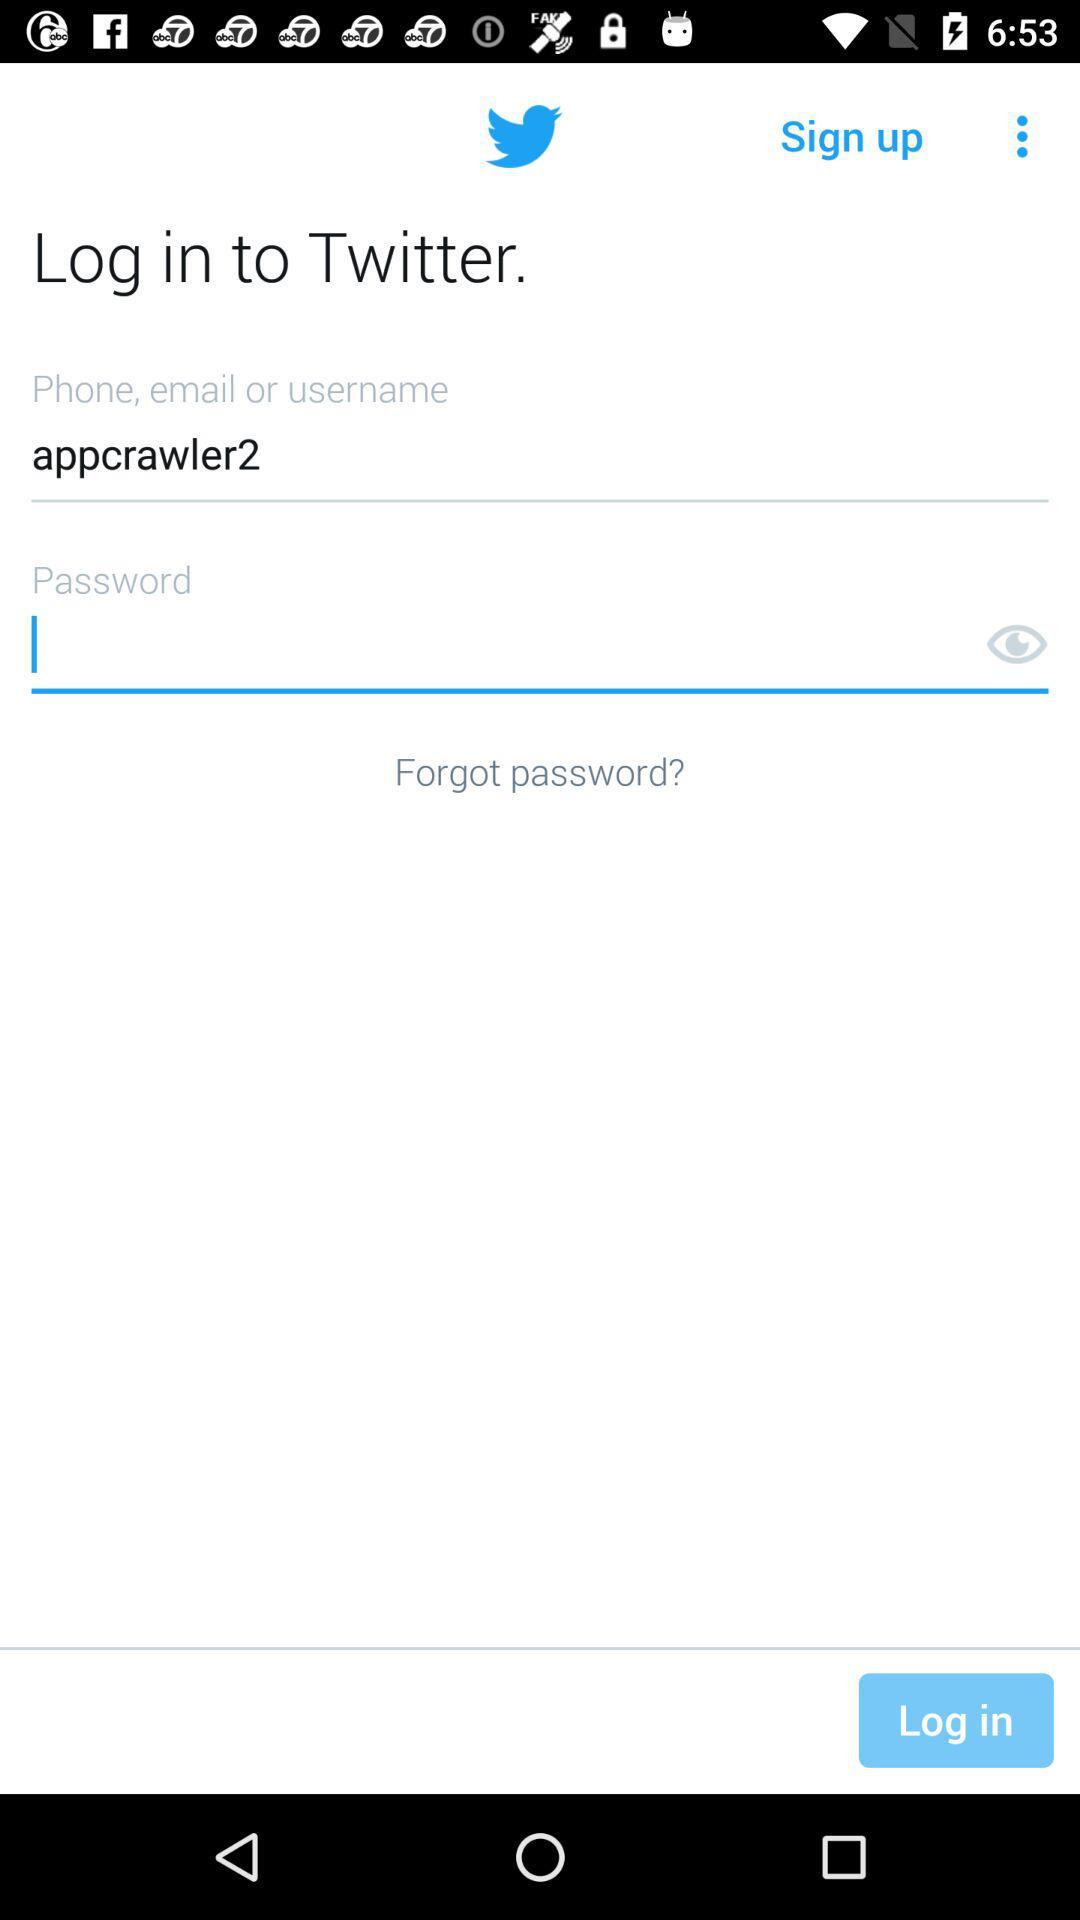 This screenshot has width=1080, height=1920. I want to click on the appcrawler2 item, so click(540, 426).